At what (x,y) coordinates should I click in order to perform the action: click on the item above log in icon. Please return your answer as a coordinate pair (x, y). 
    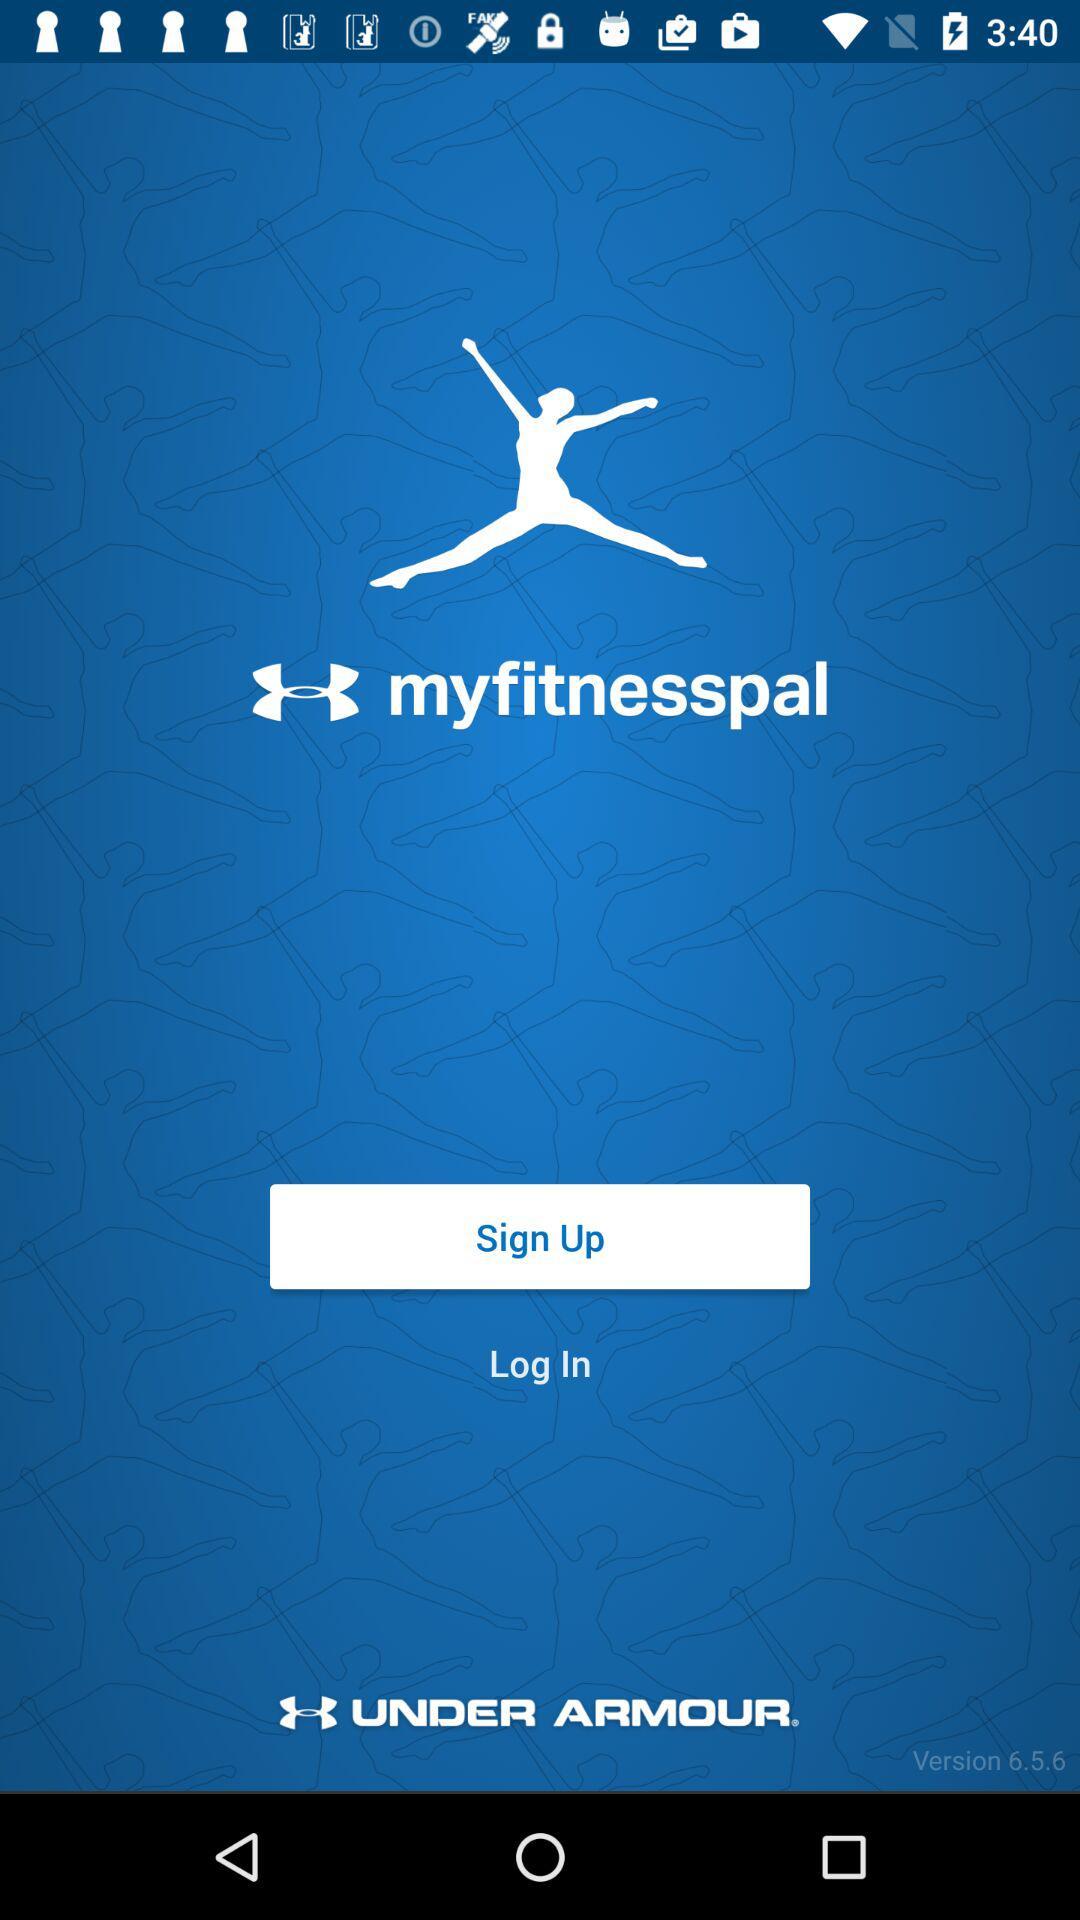
    Looking at the image, I should click on (540, 1235).